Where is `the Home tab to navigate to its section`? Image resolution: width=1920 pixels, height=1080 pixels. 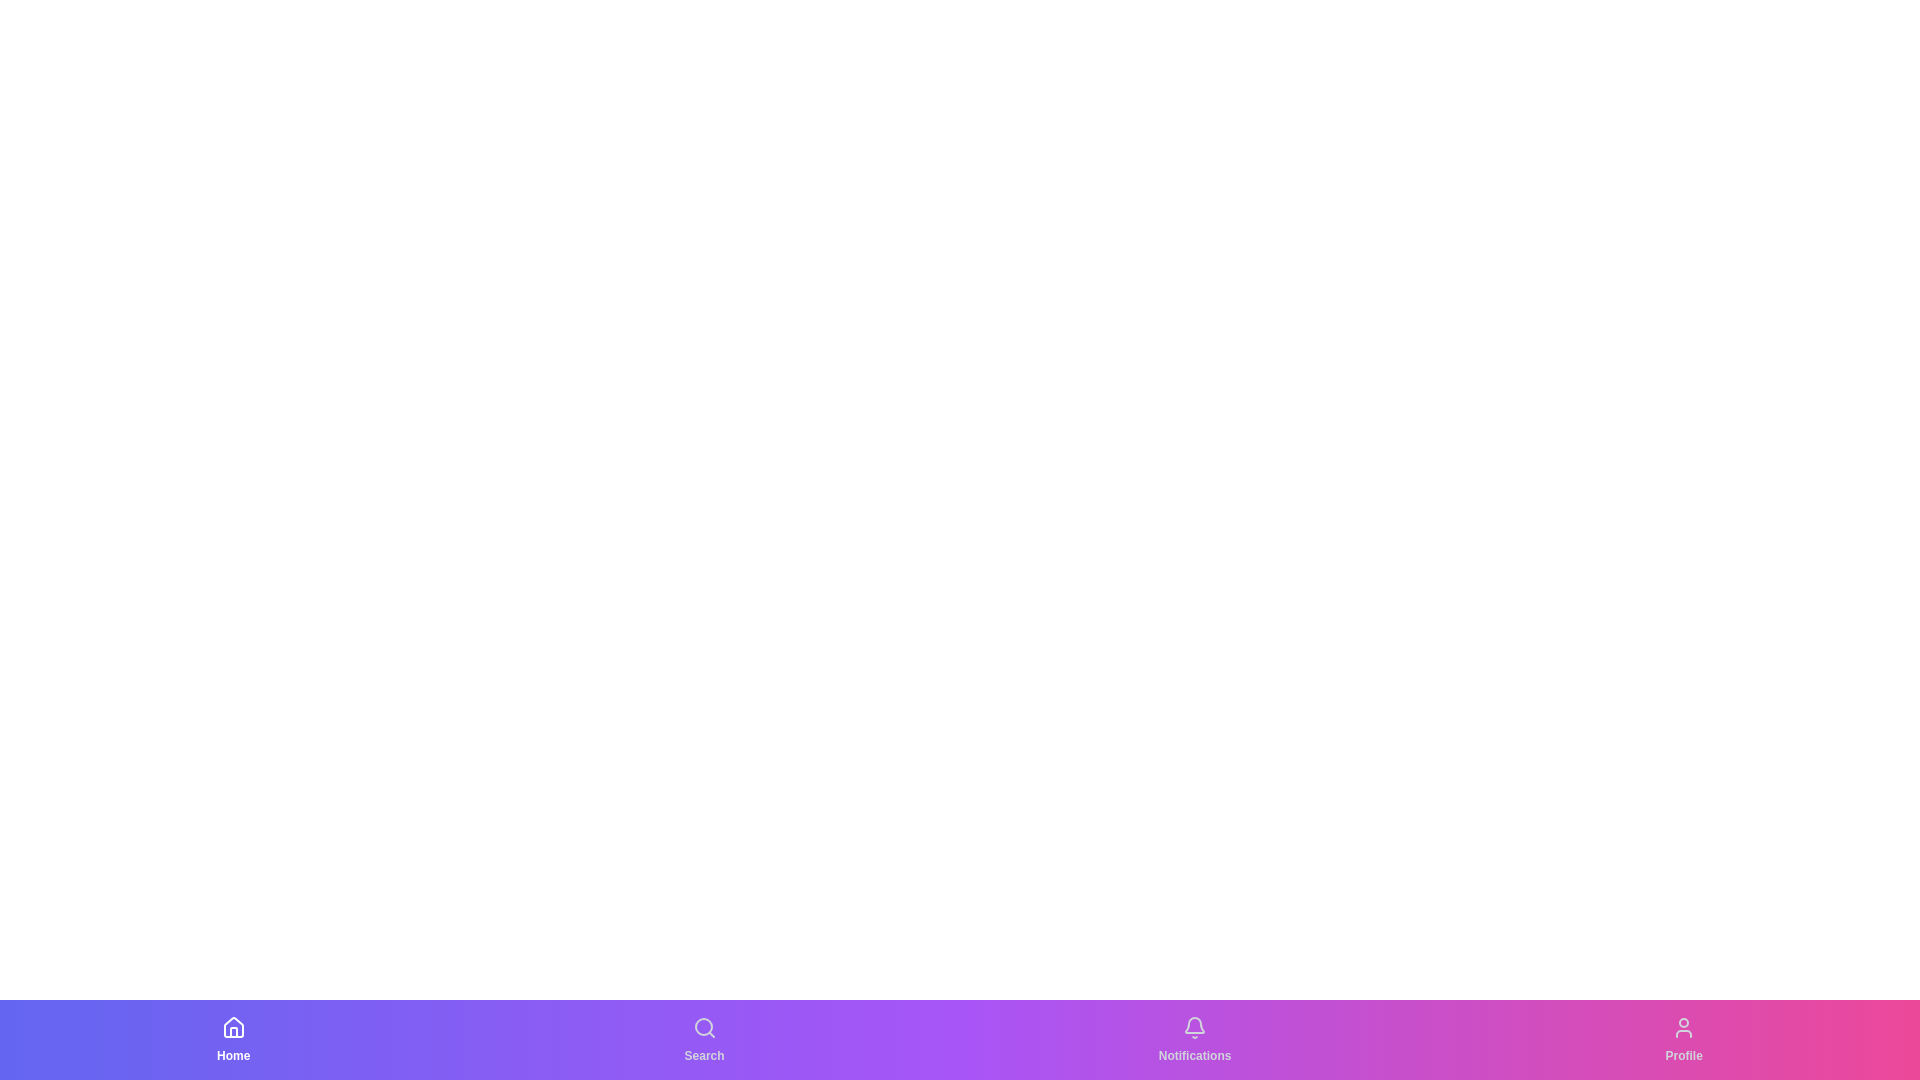 the Home tab to navigate to its section is located at coordinates (233, 1039).